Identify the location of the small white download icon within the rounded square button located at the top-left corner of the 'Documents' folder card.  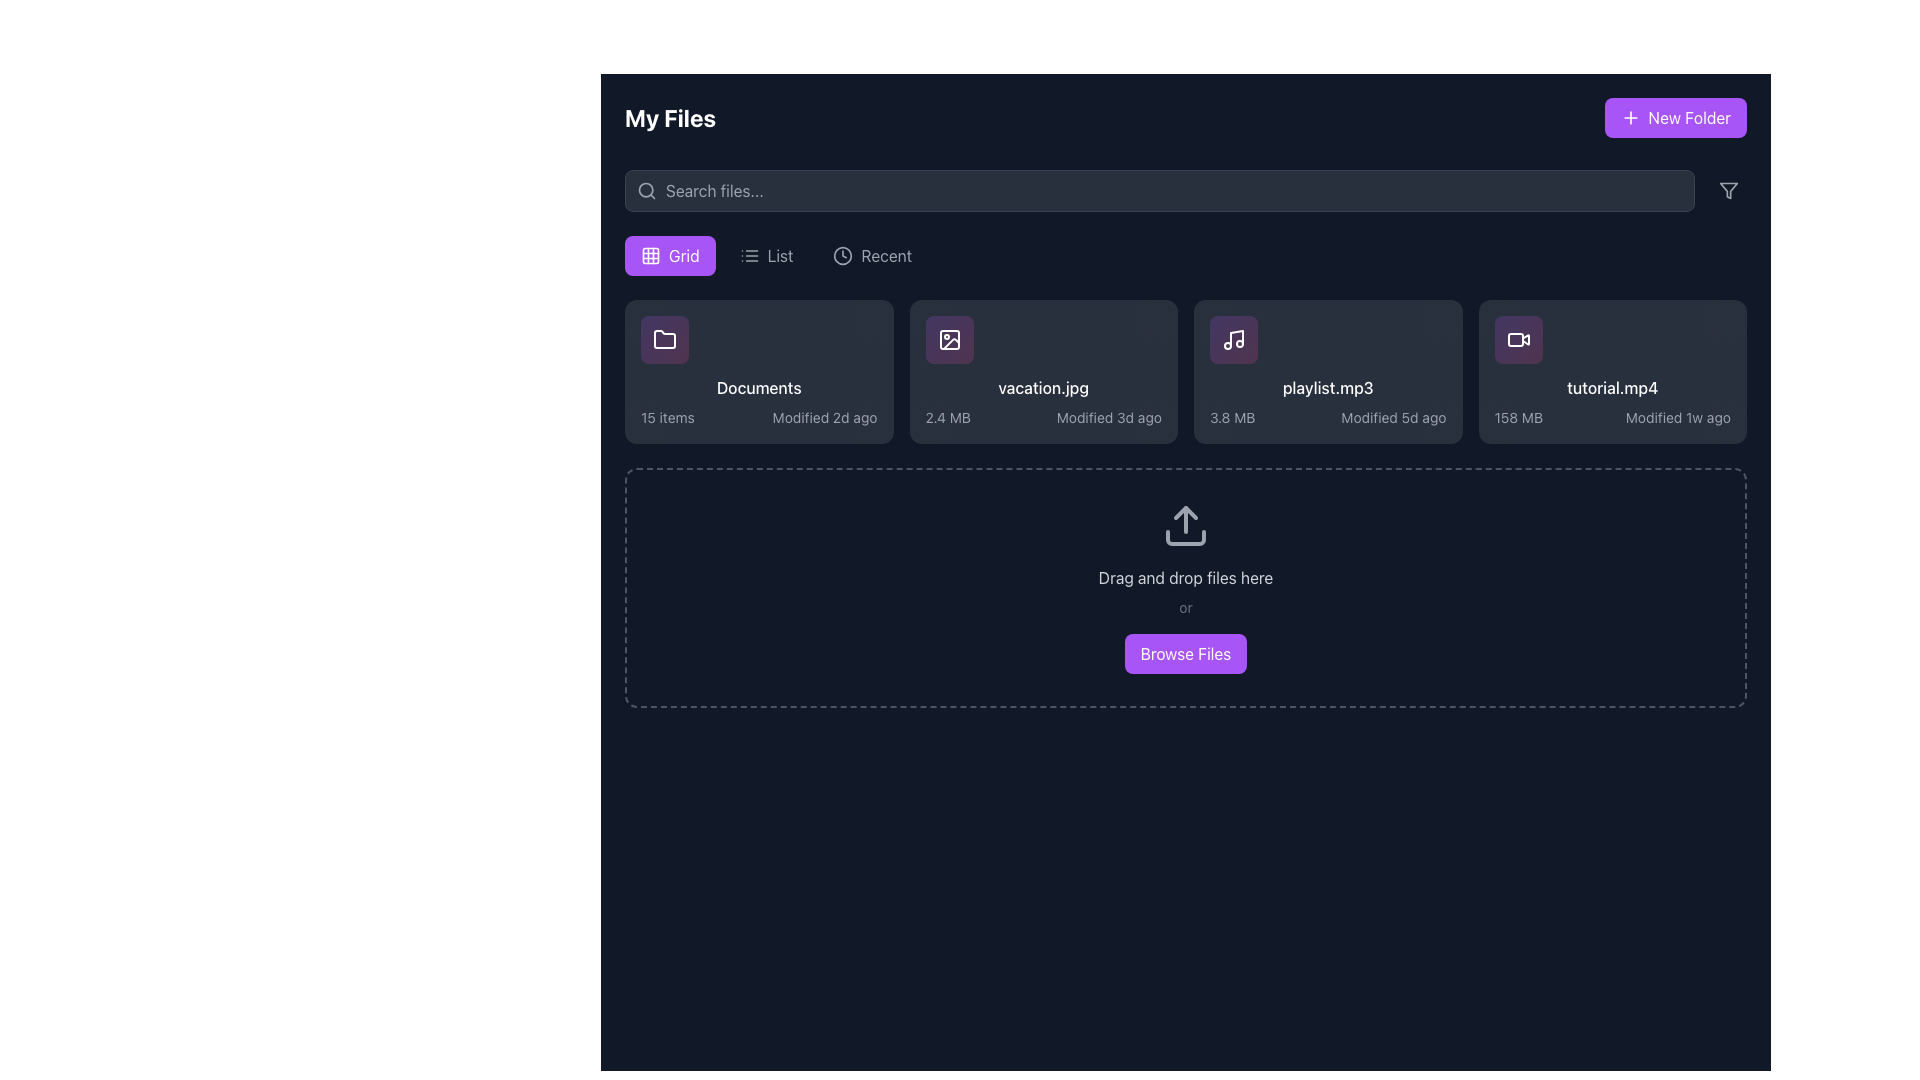
(711, 371).